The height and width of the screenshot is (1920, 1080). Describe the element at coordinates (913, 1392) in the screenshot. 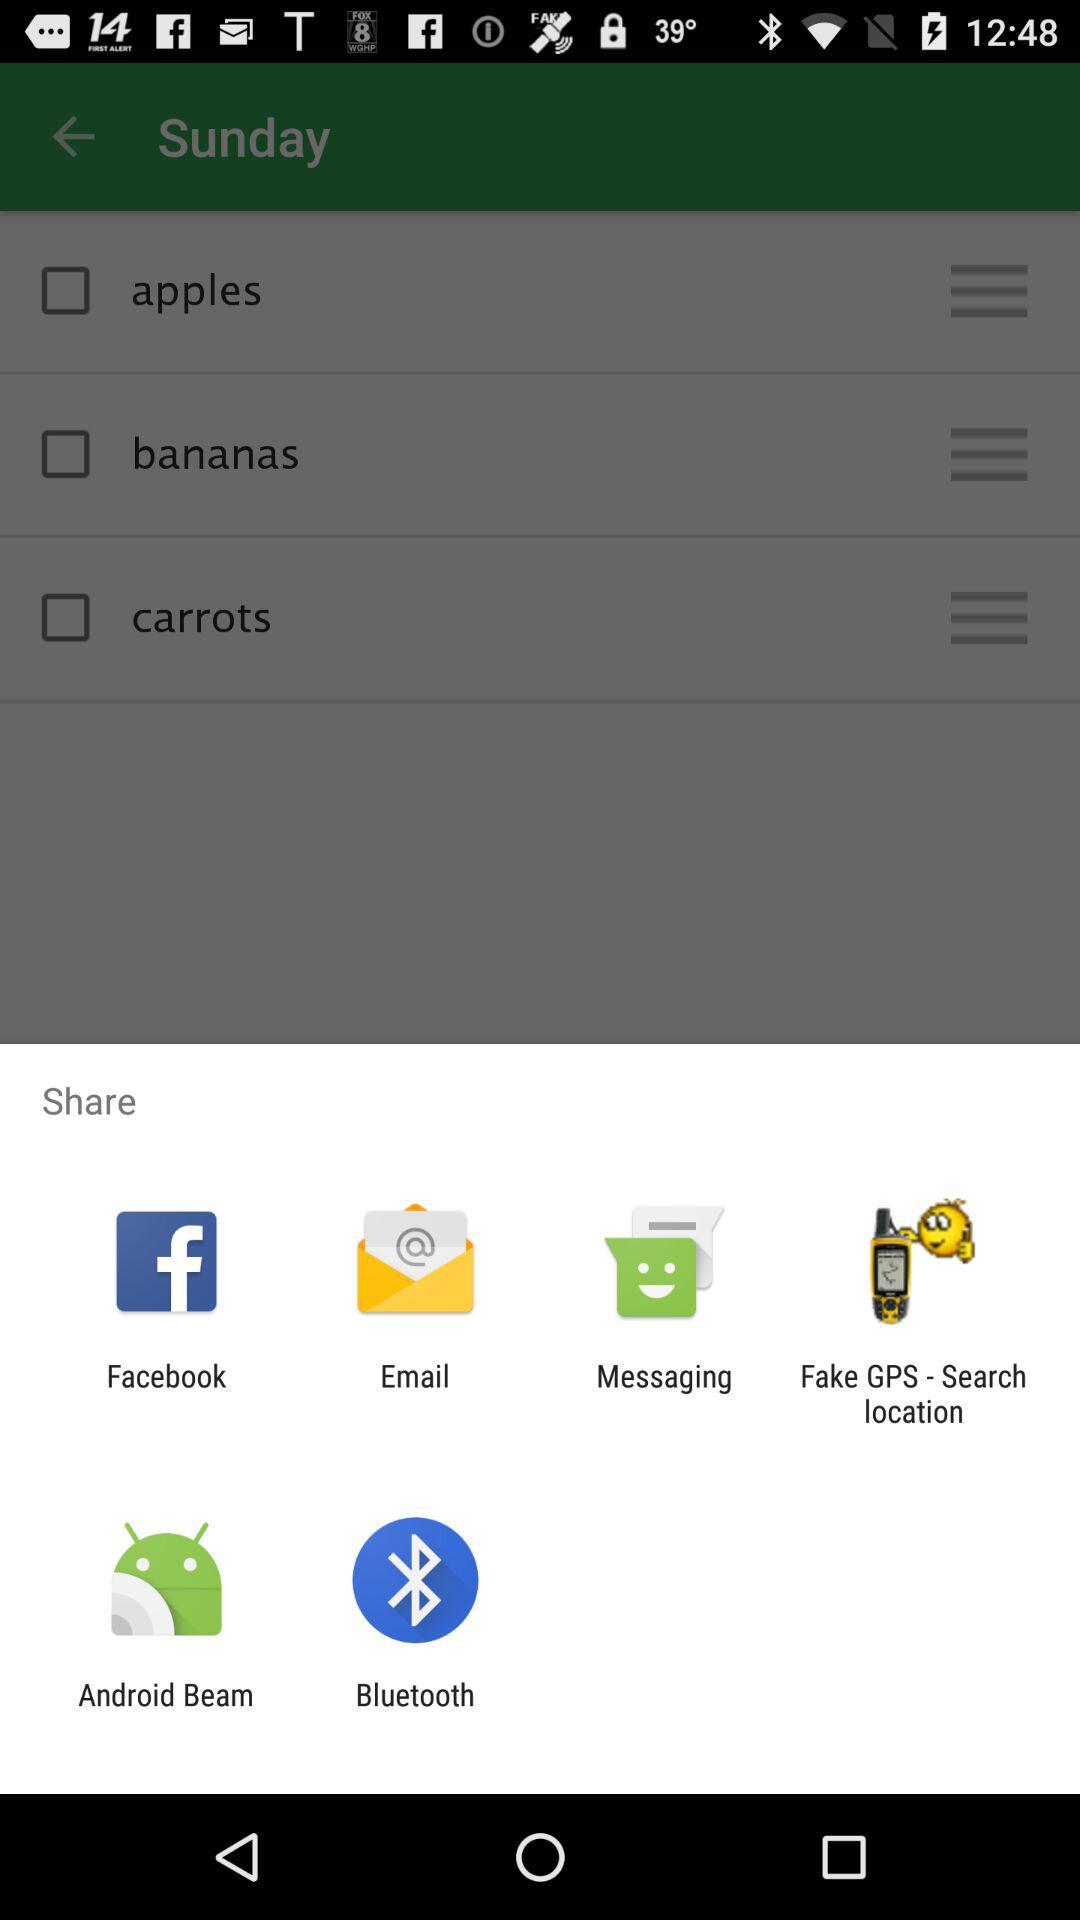

I see `icon to the right of the messaging item` at that location.